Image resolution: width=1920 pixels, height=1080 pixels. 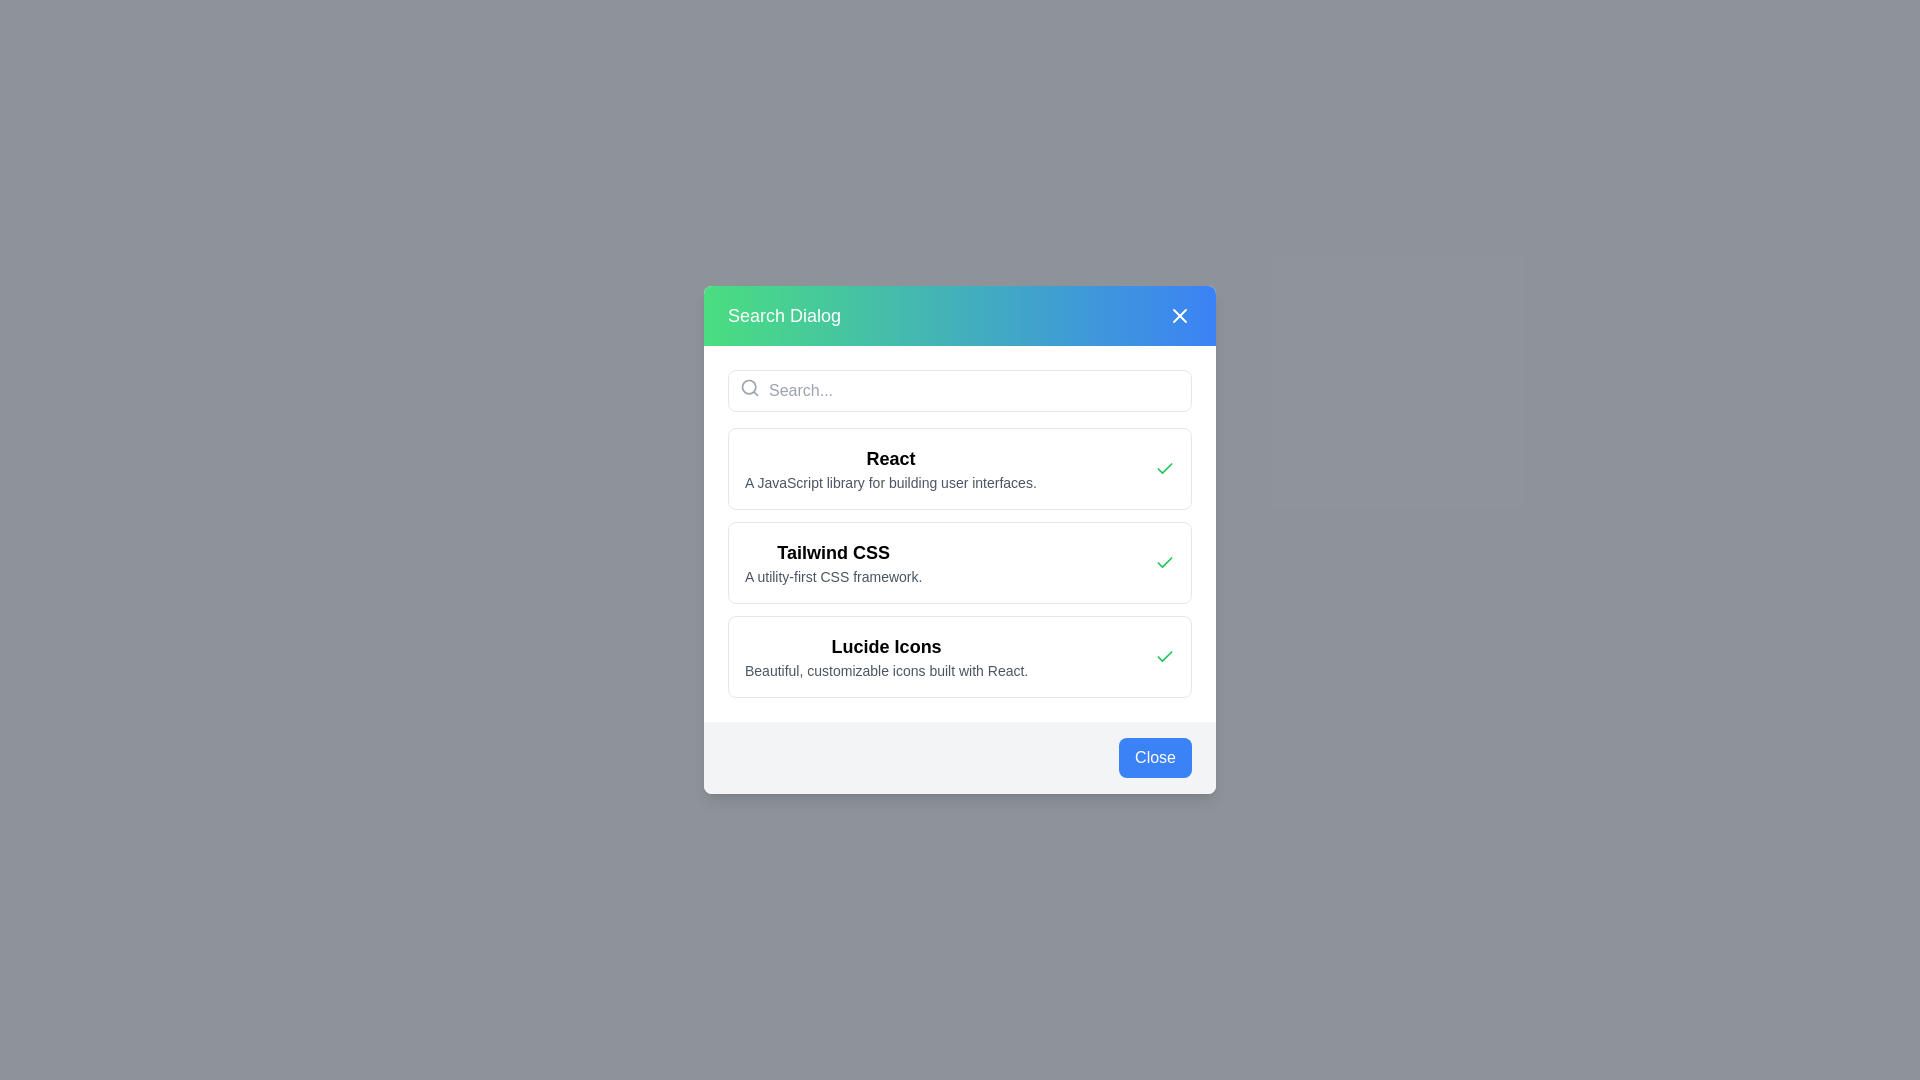 What do you see at coordinates (833, 552) in the screenshot?
I see `text label that serves as a title for the entry 'Tailwind CSS', which is centrally aligned in the second row of the vertical list within the dialog box` at bounding box center [833, 552].